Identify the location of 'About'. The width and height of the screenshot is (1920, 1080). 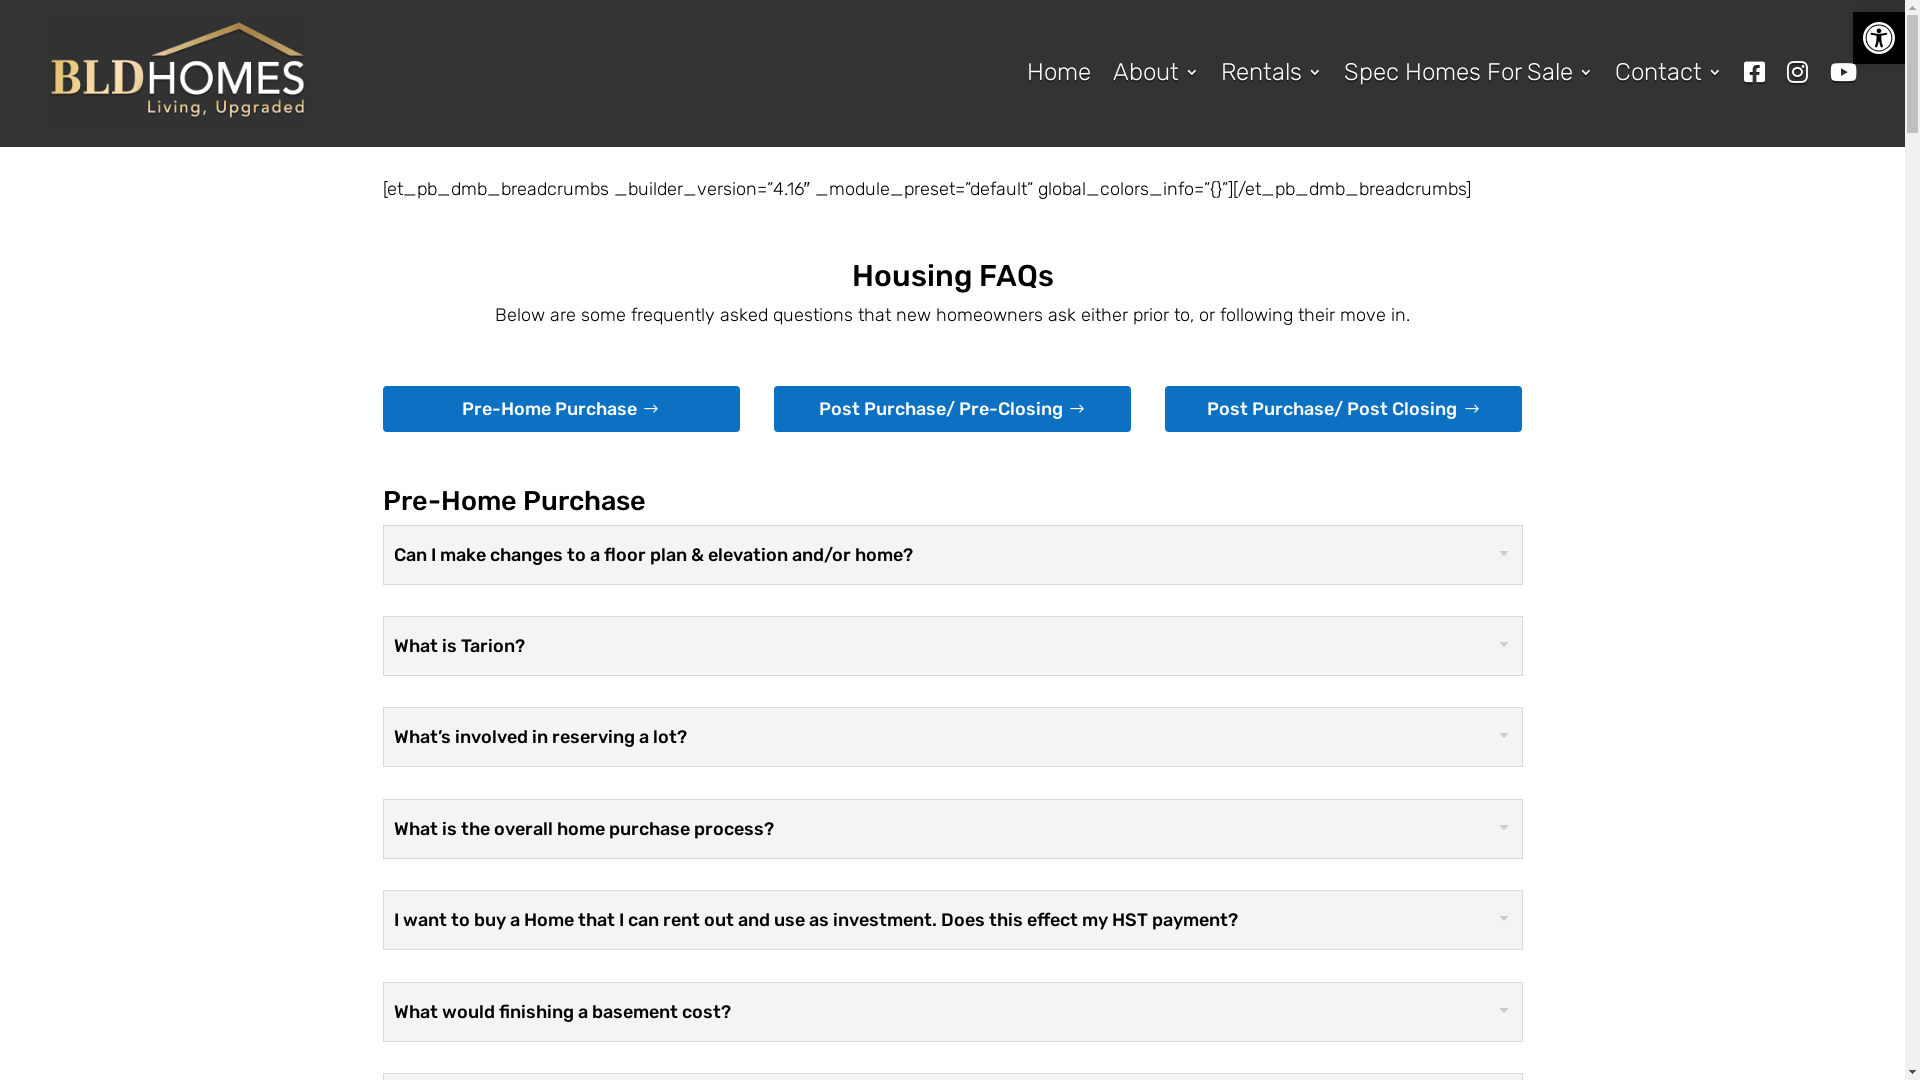
(1156, 71).